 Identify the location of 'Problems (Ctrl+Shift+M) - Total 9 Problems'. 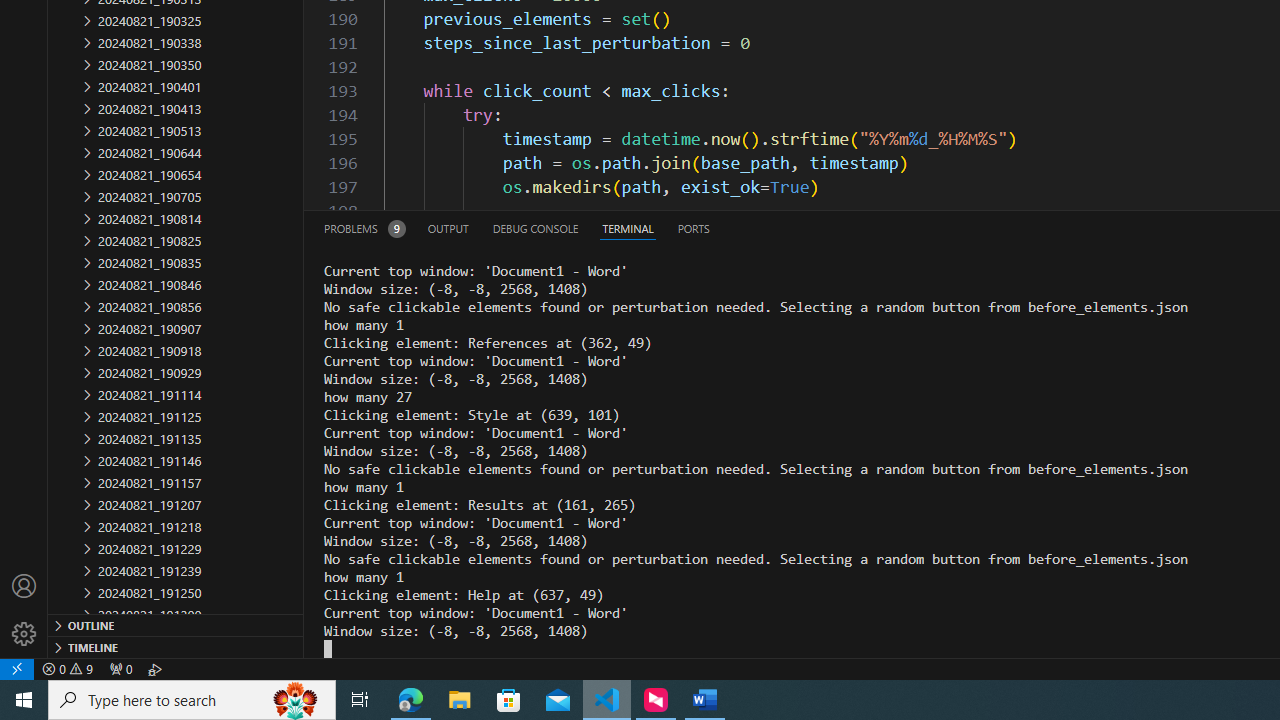
(364, 227).